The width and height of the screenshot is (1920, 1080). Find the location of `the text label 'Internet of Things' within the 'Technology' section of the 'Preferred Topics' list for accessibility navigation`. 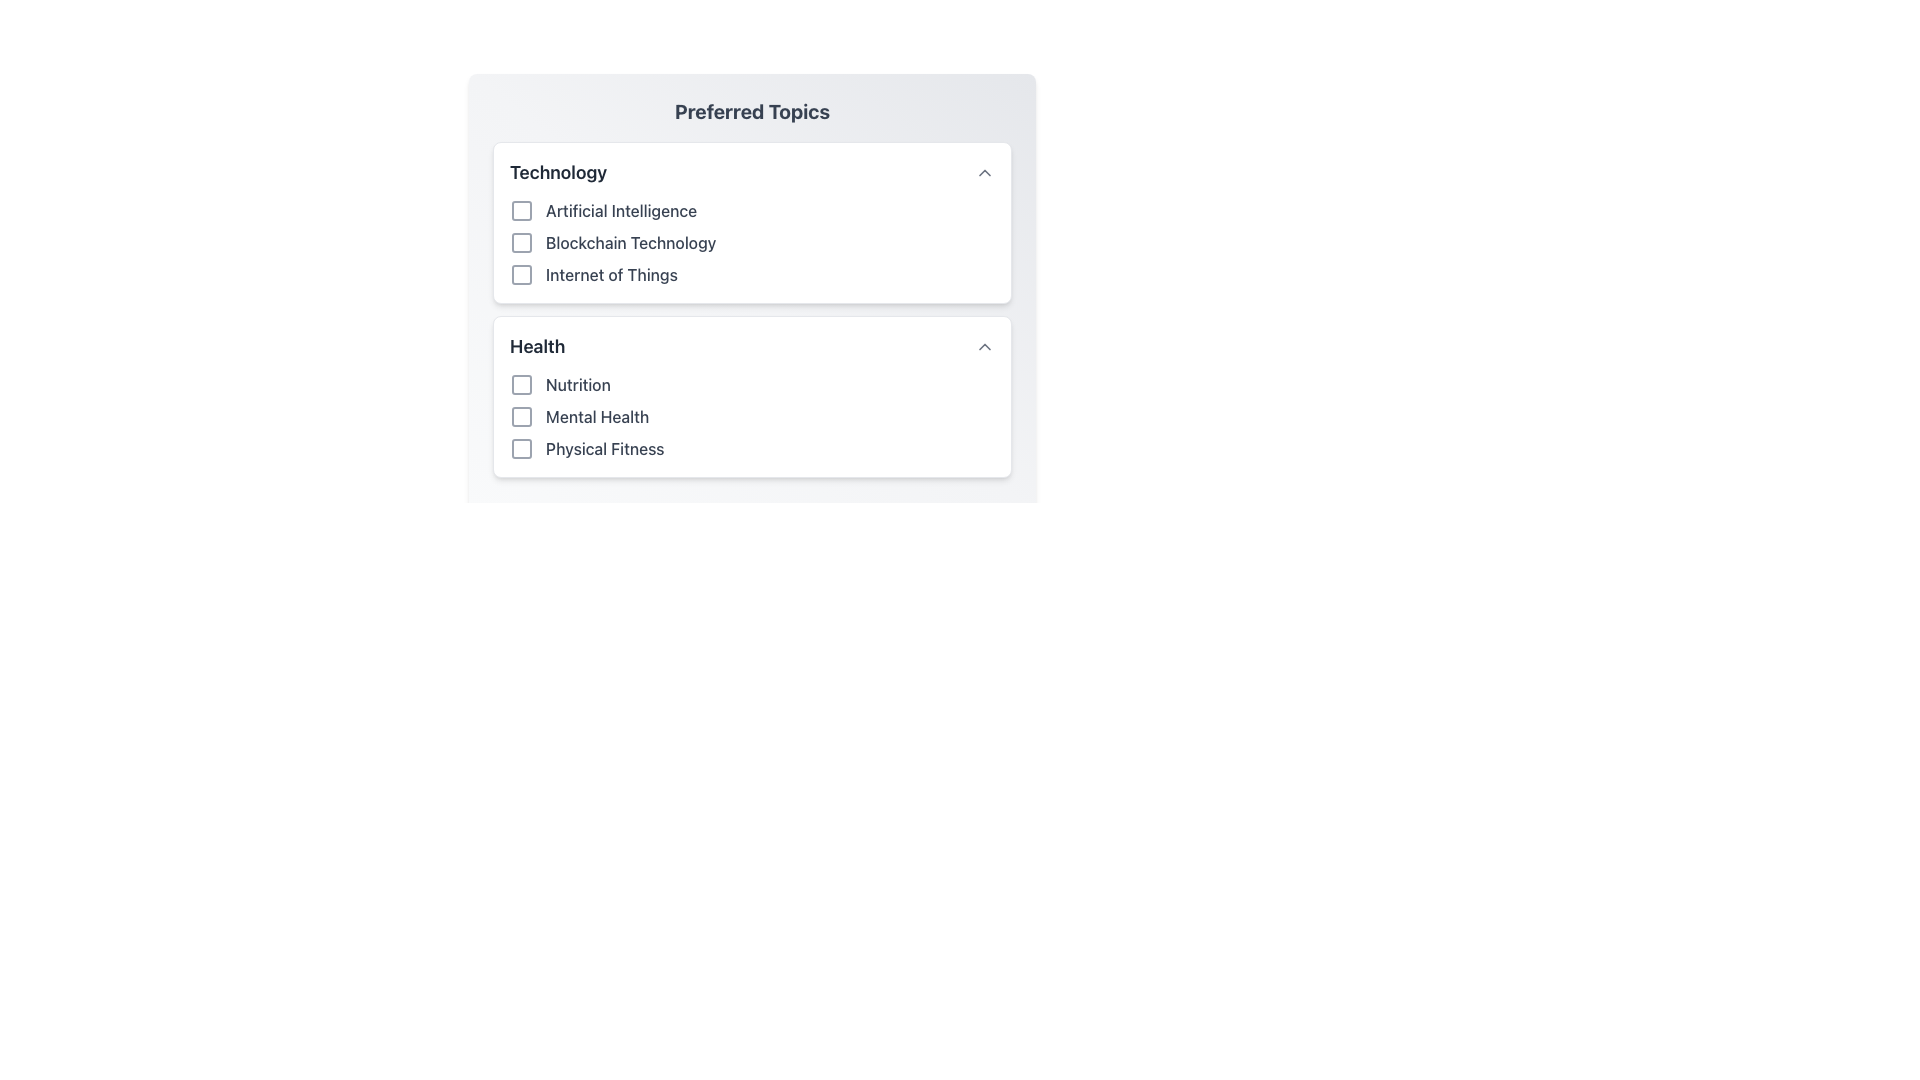

the text label 'Internet of Things' within the 'Technology' section of the 'Preferred Topics' list for accessibility navigation is located at coordinates (751, 274).